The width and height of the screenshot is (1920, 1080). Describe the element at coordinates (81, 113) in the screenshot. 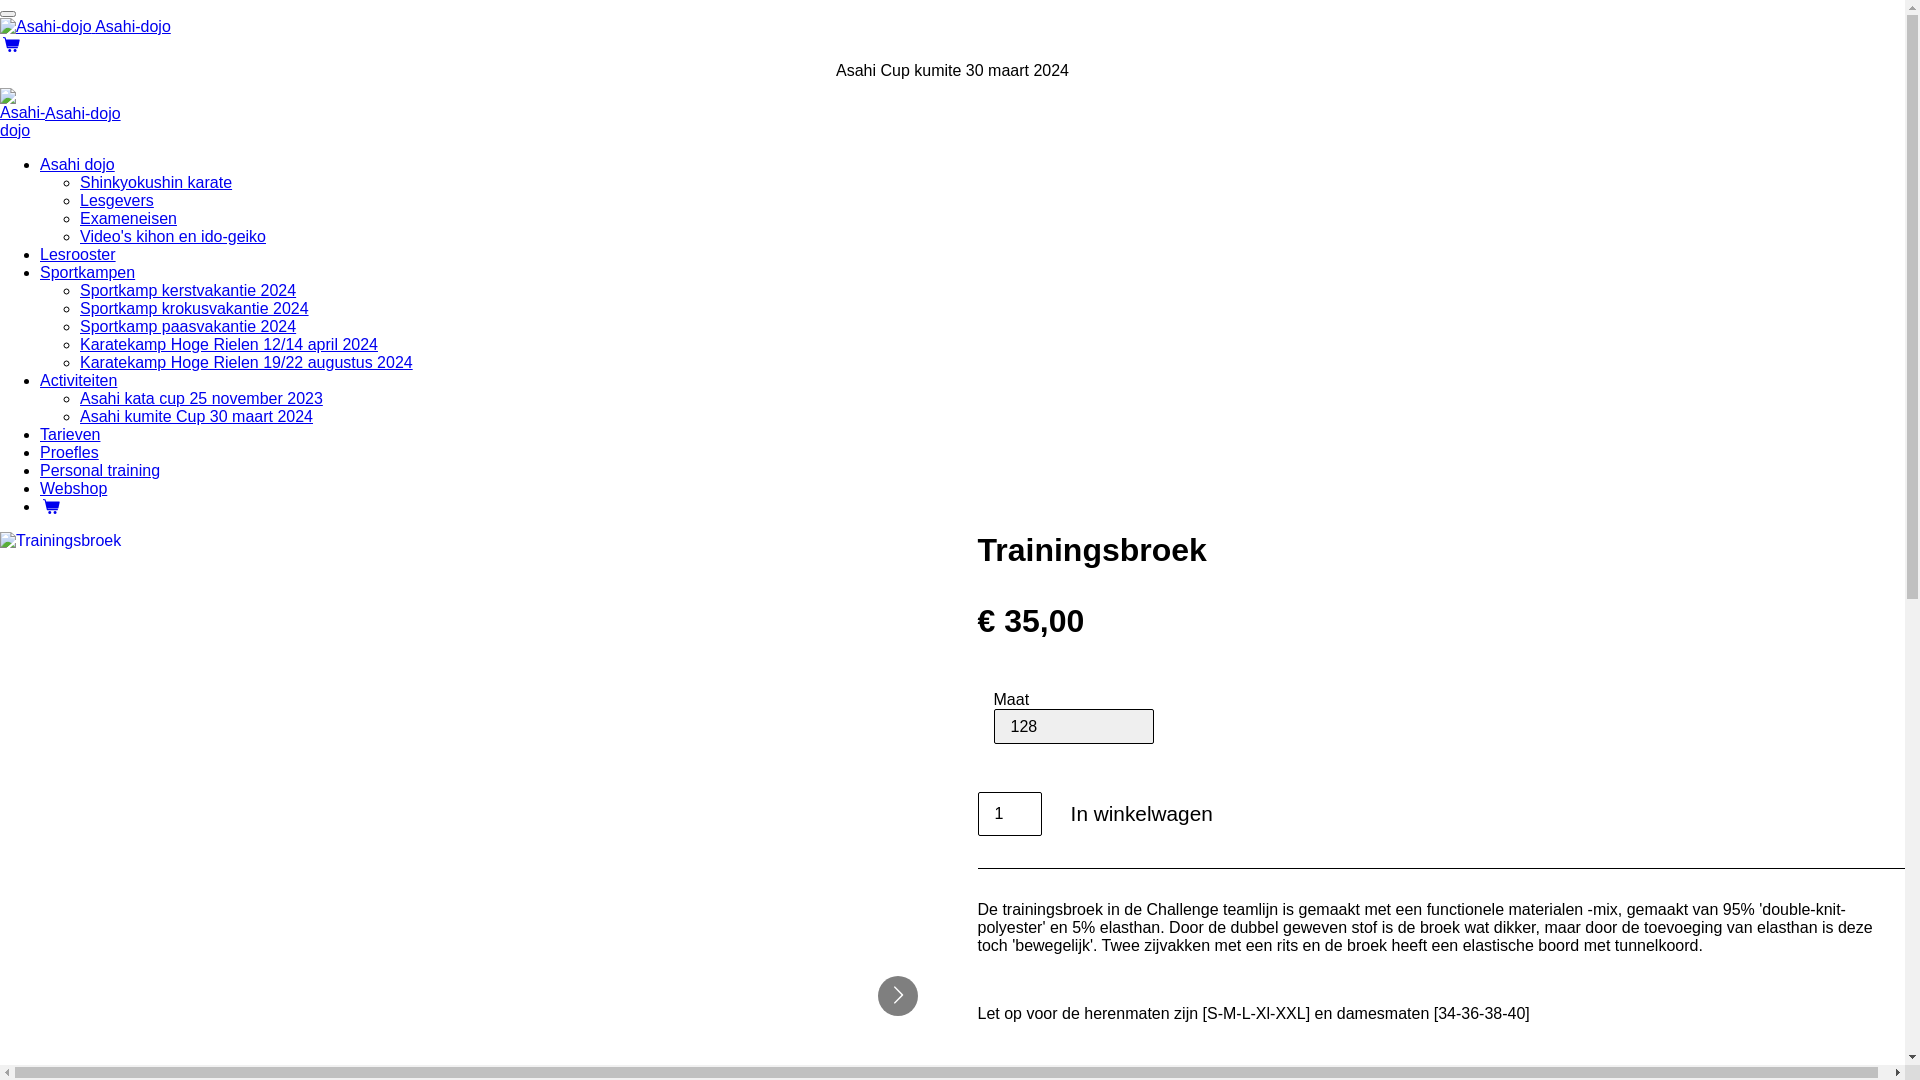

I see `'Asahi-dojo'` at that location.